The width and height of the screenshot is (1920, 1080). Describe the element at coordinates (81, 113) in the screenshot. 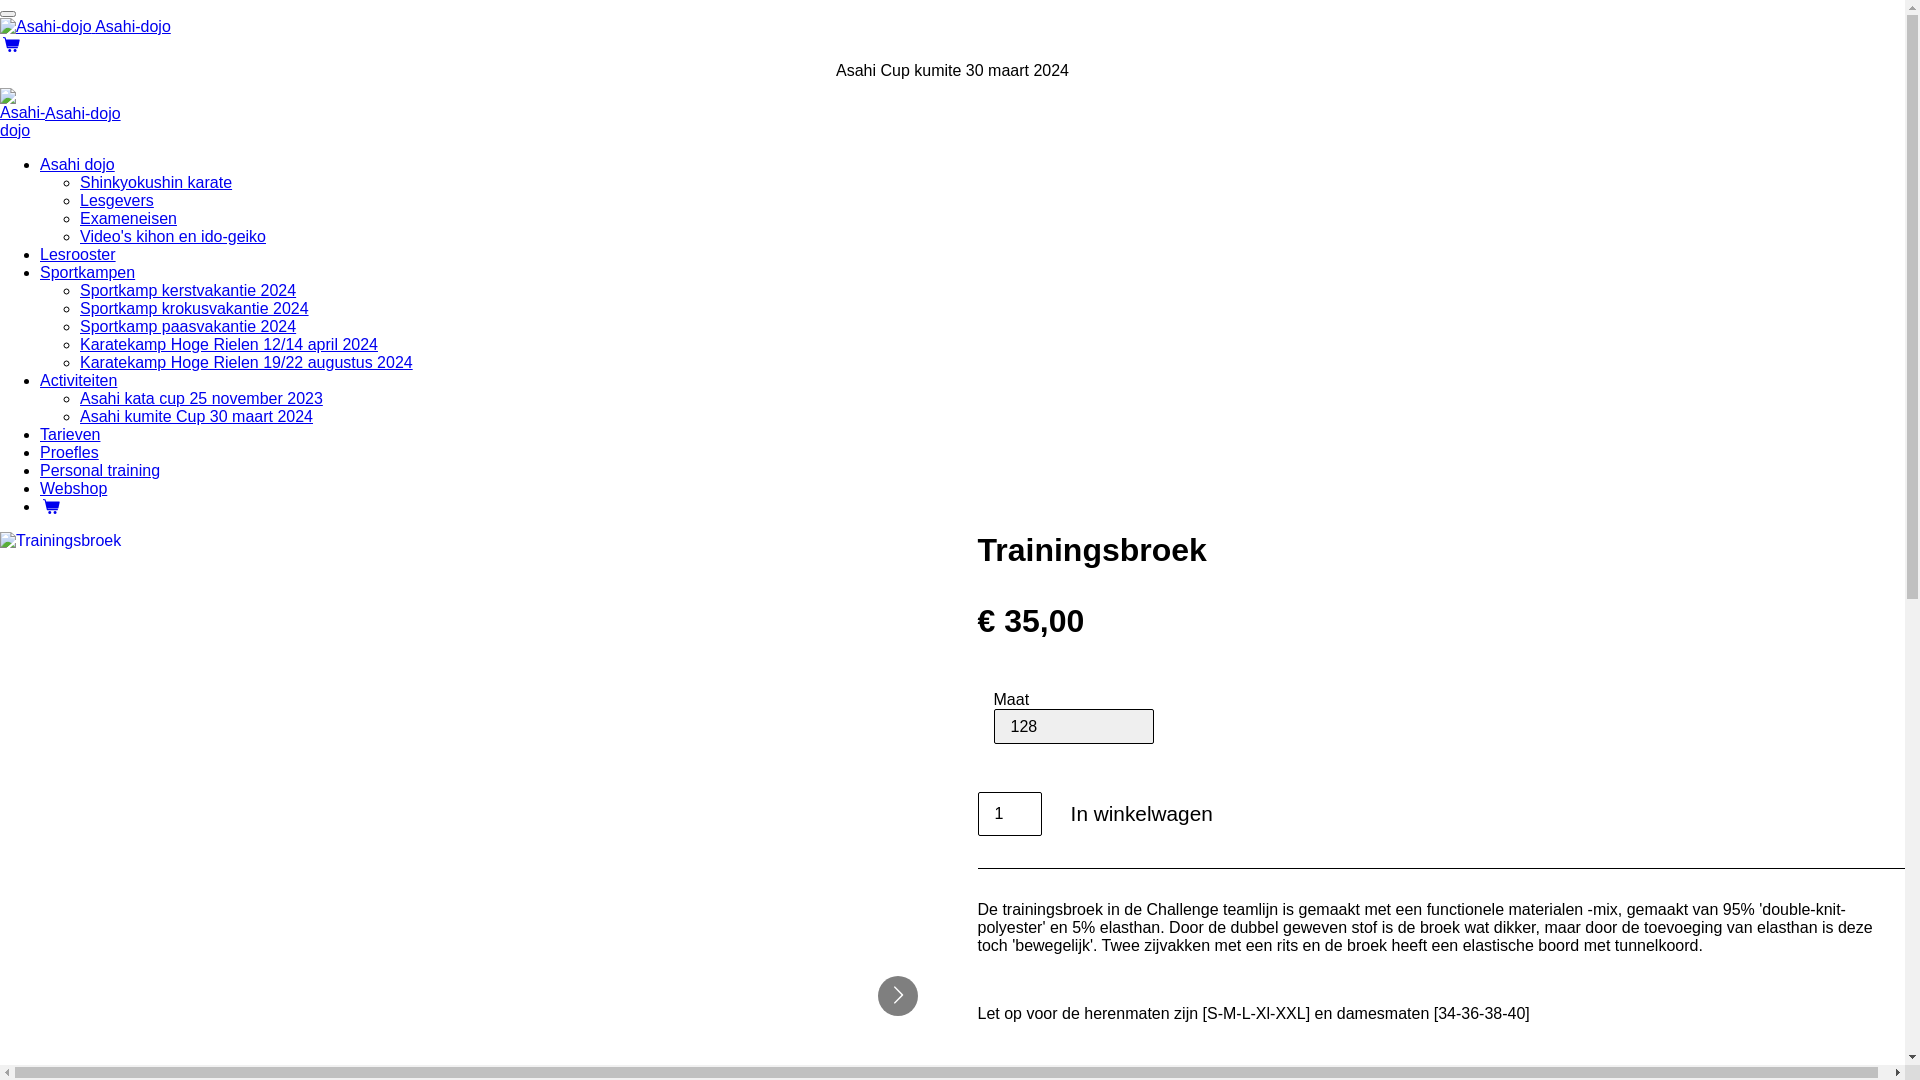

I see `'Asahi-dojo'` at that location.